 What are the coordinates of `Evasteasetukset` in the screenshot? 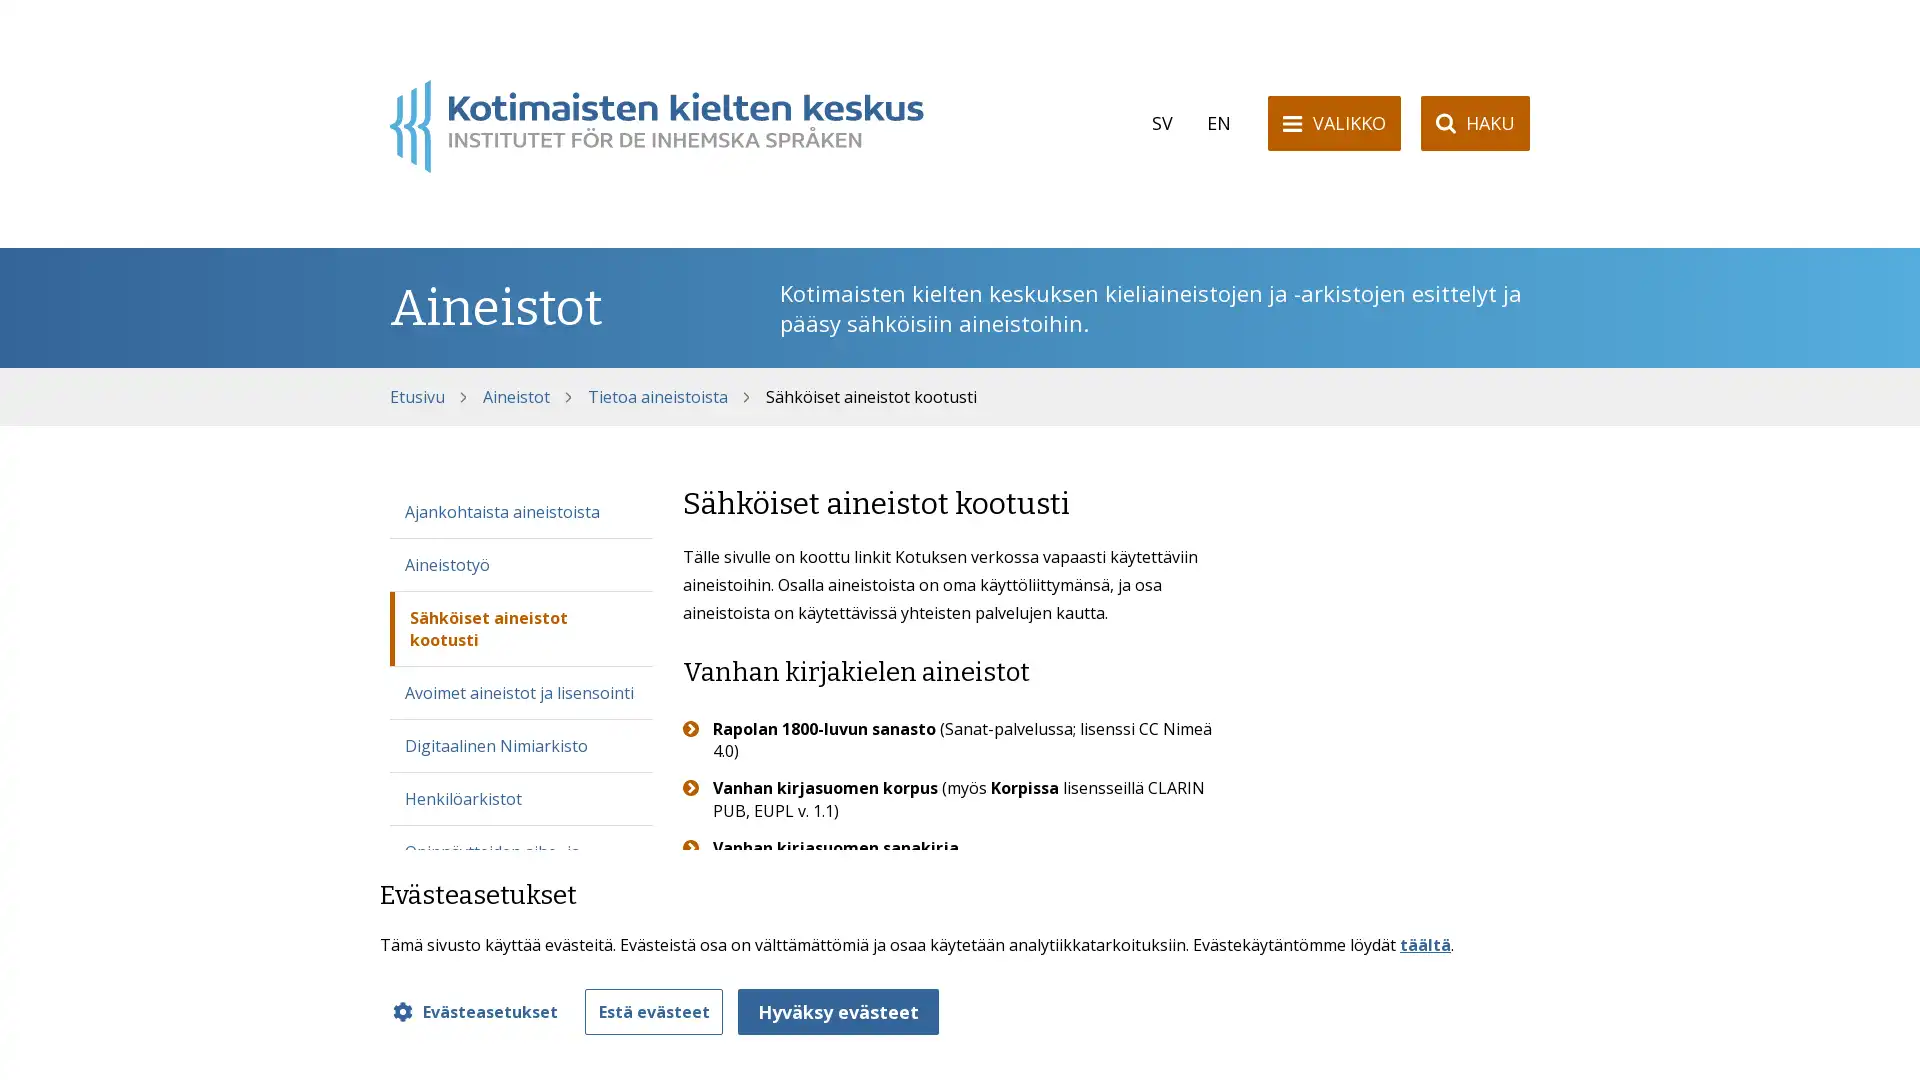 It's located at (474, 1011).